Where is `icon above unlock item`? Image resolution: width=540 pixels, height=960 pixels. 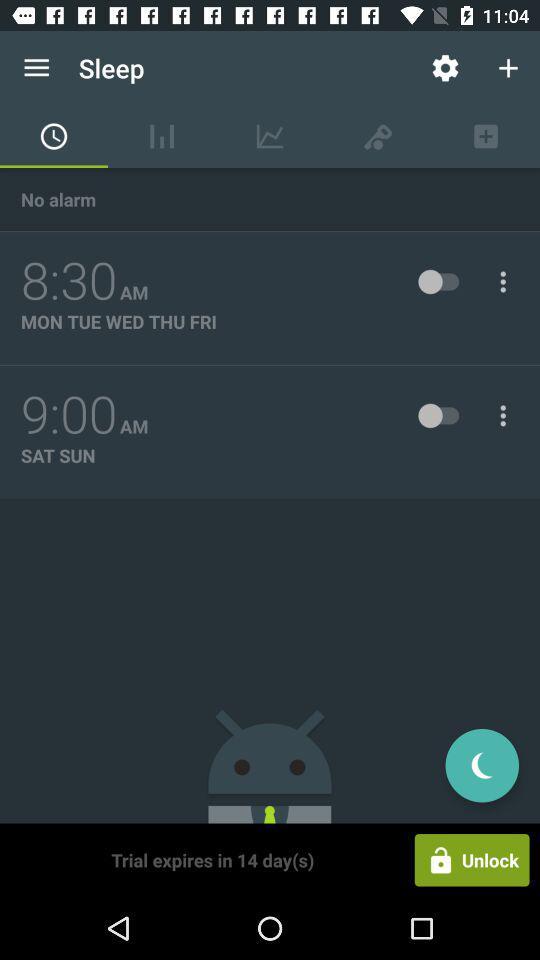
icon above unlock item is located at coordinates (481, 764).